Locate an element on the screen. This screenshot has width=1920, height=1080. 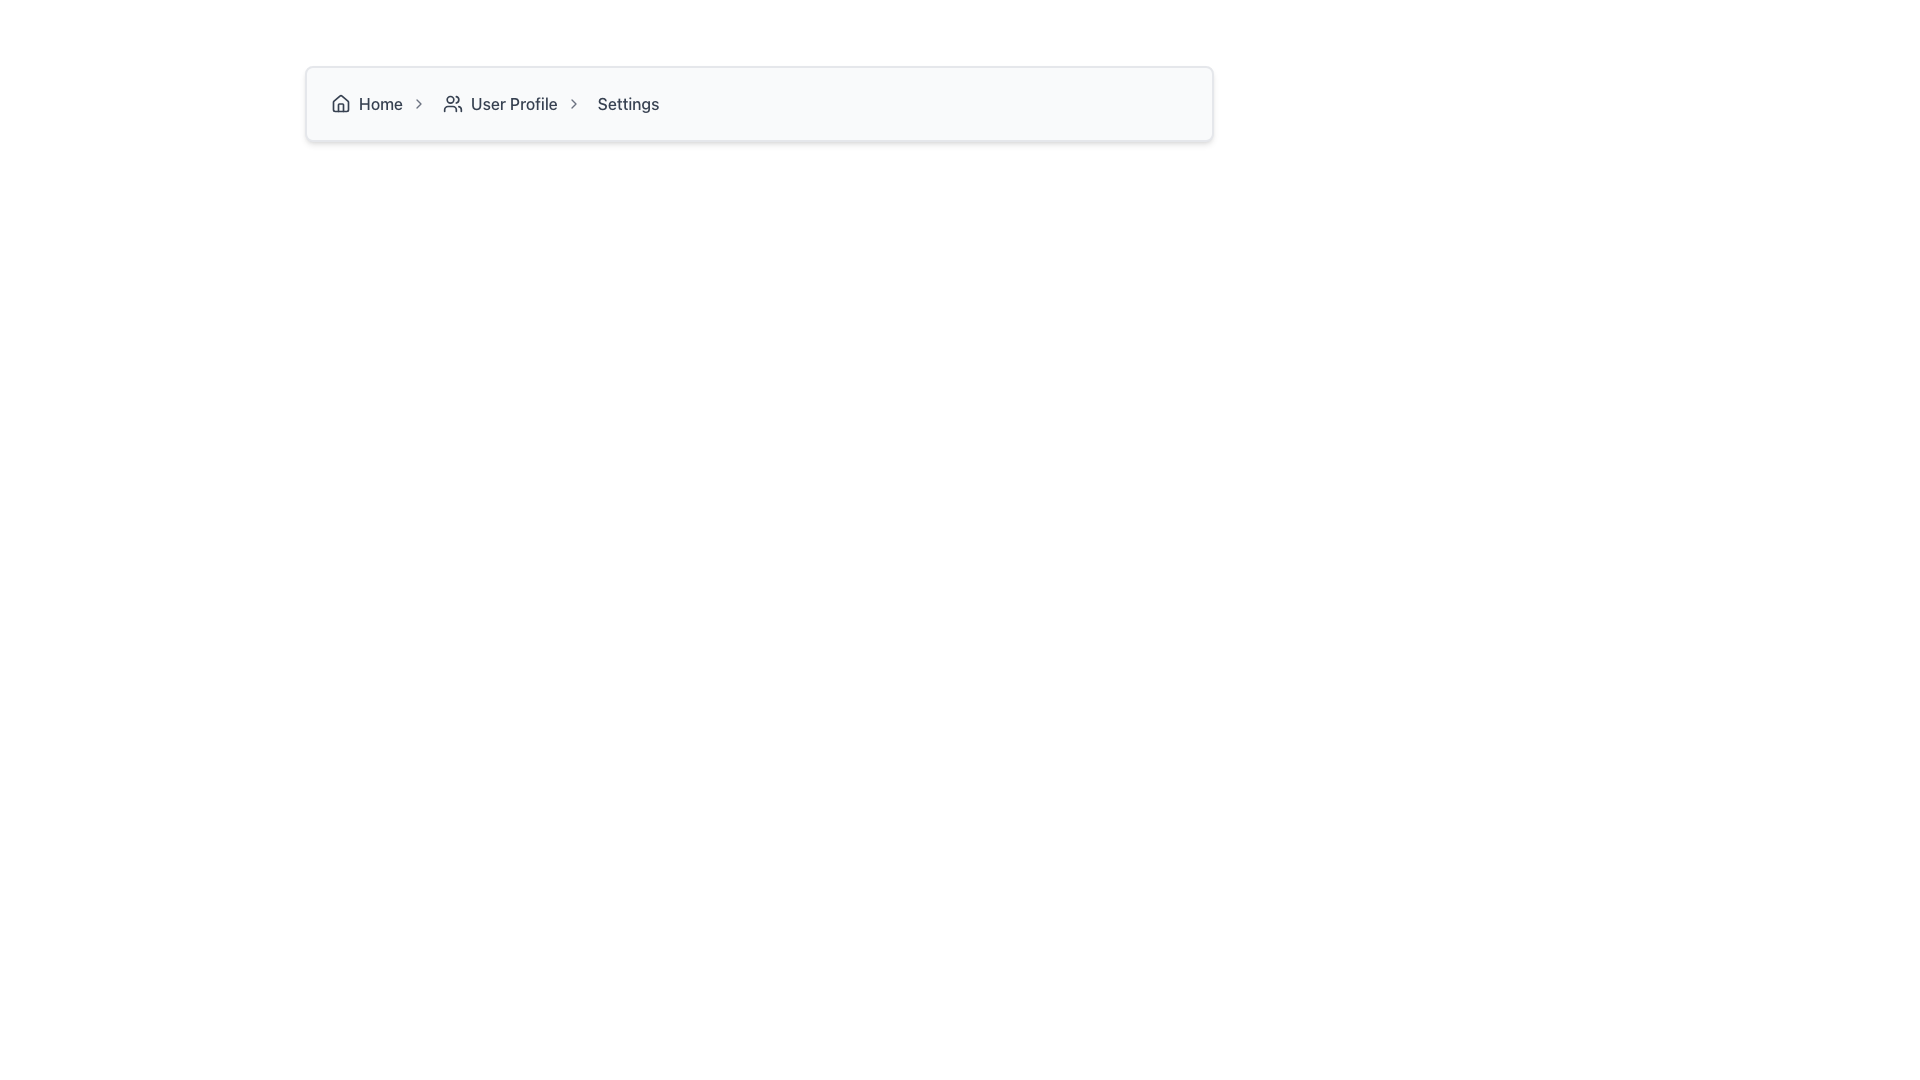
the 'User Profile' navigation link, which is the second clickable item in the breadcrumb navigation, to observe the styling changes is located at coordinates (500, 104).